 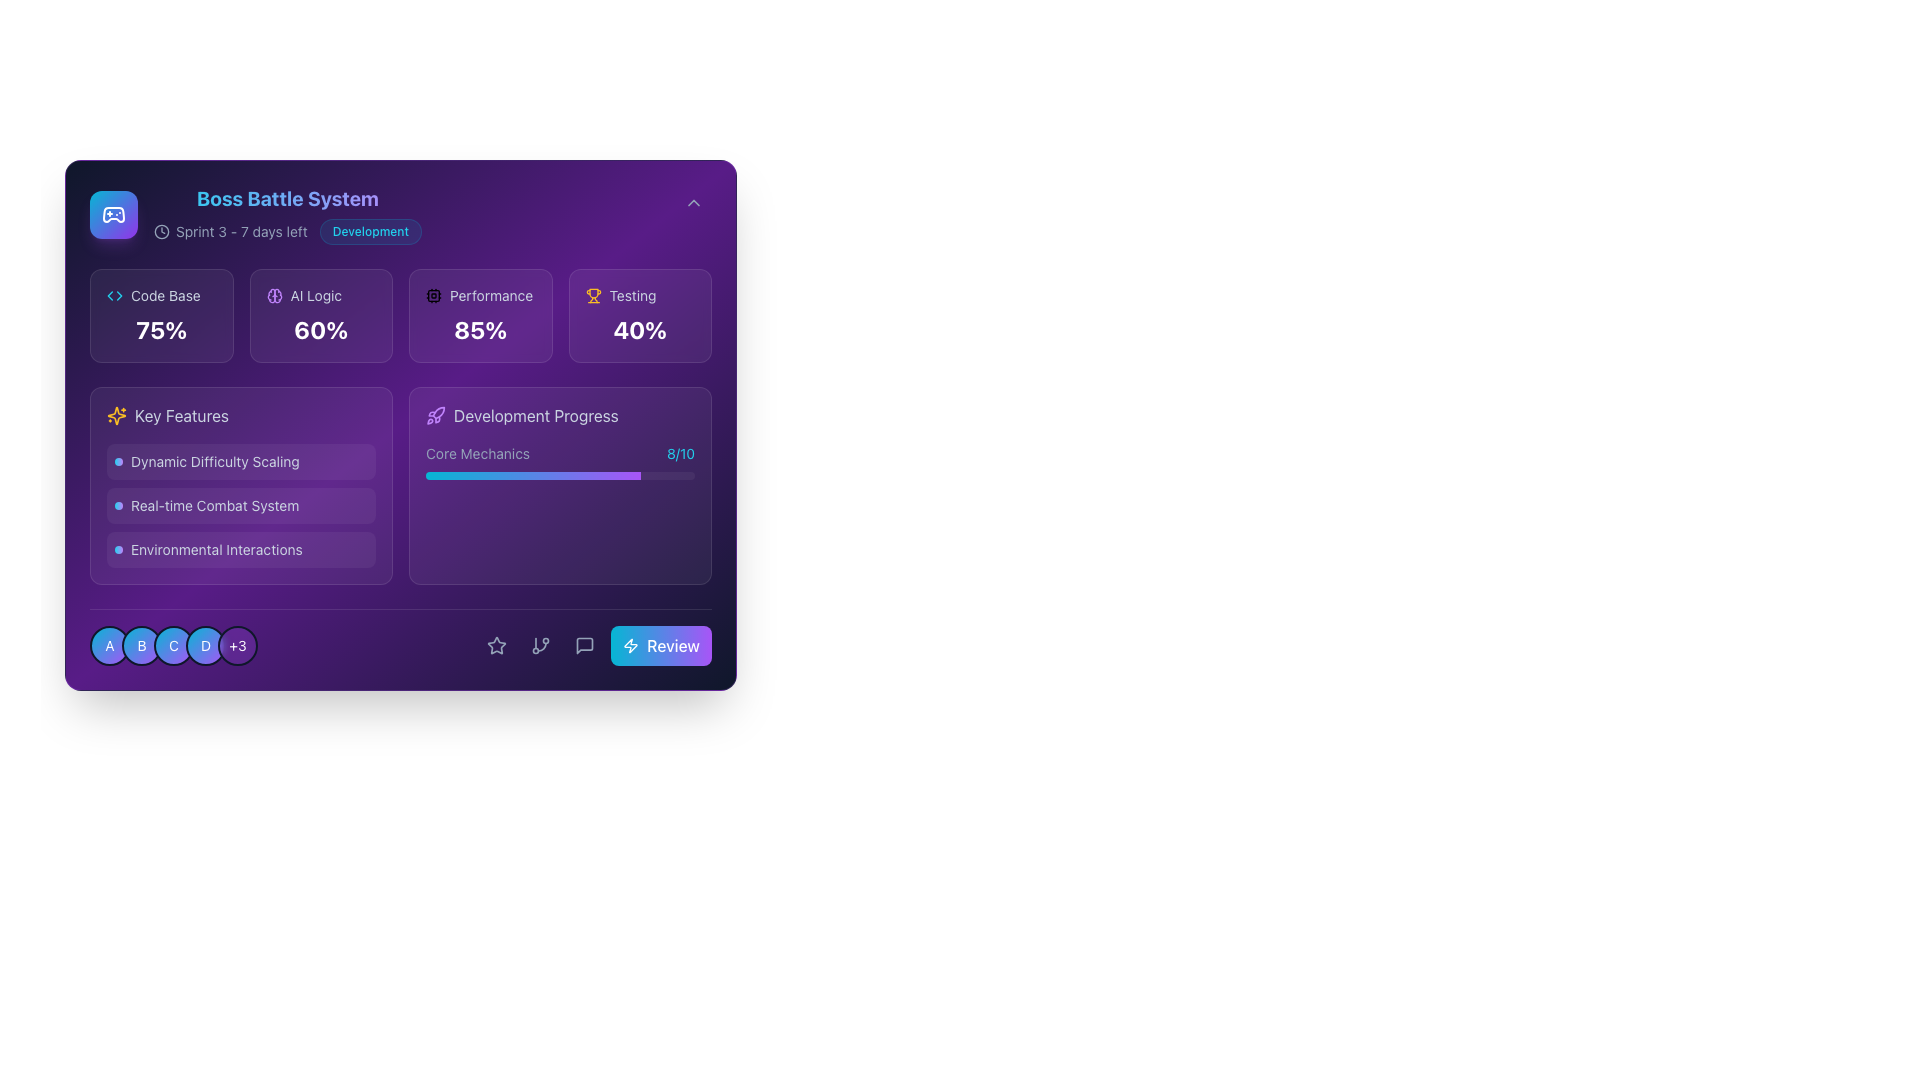 I want to click on the chat bubble icon located near the bottom-right section of the interface, so click(x=584, y=645).